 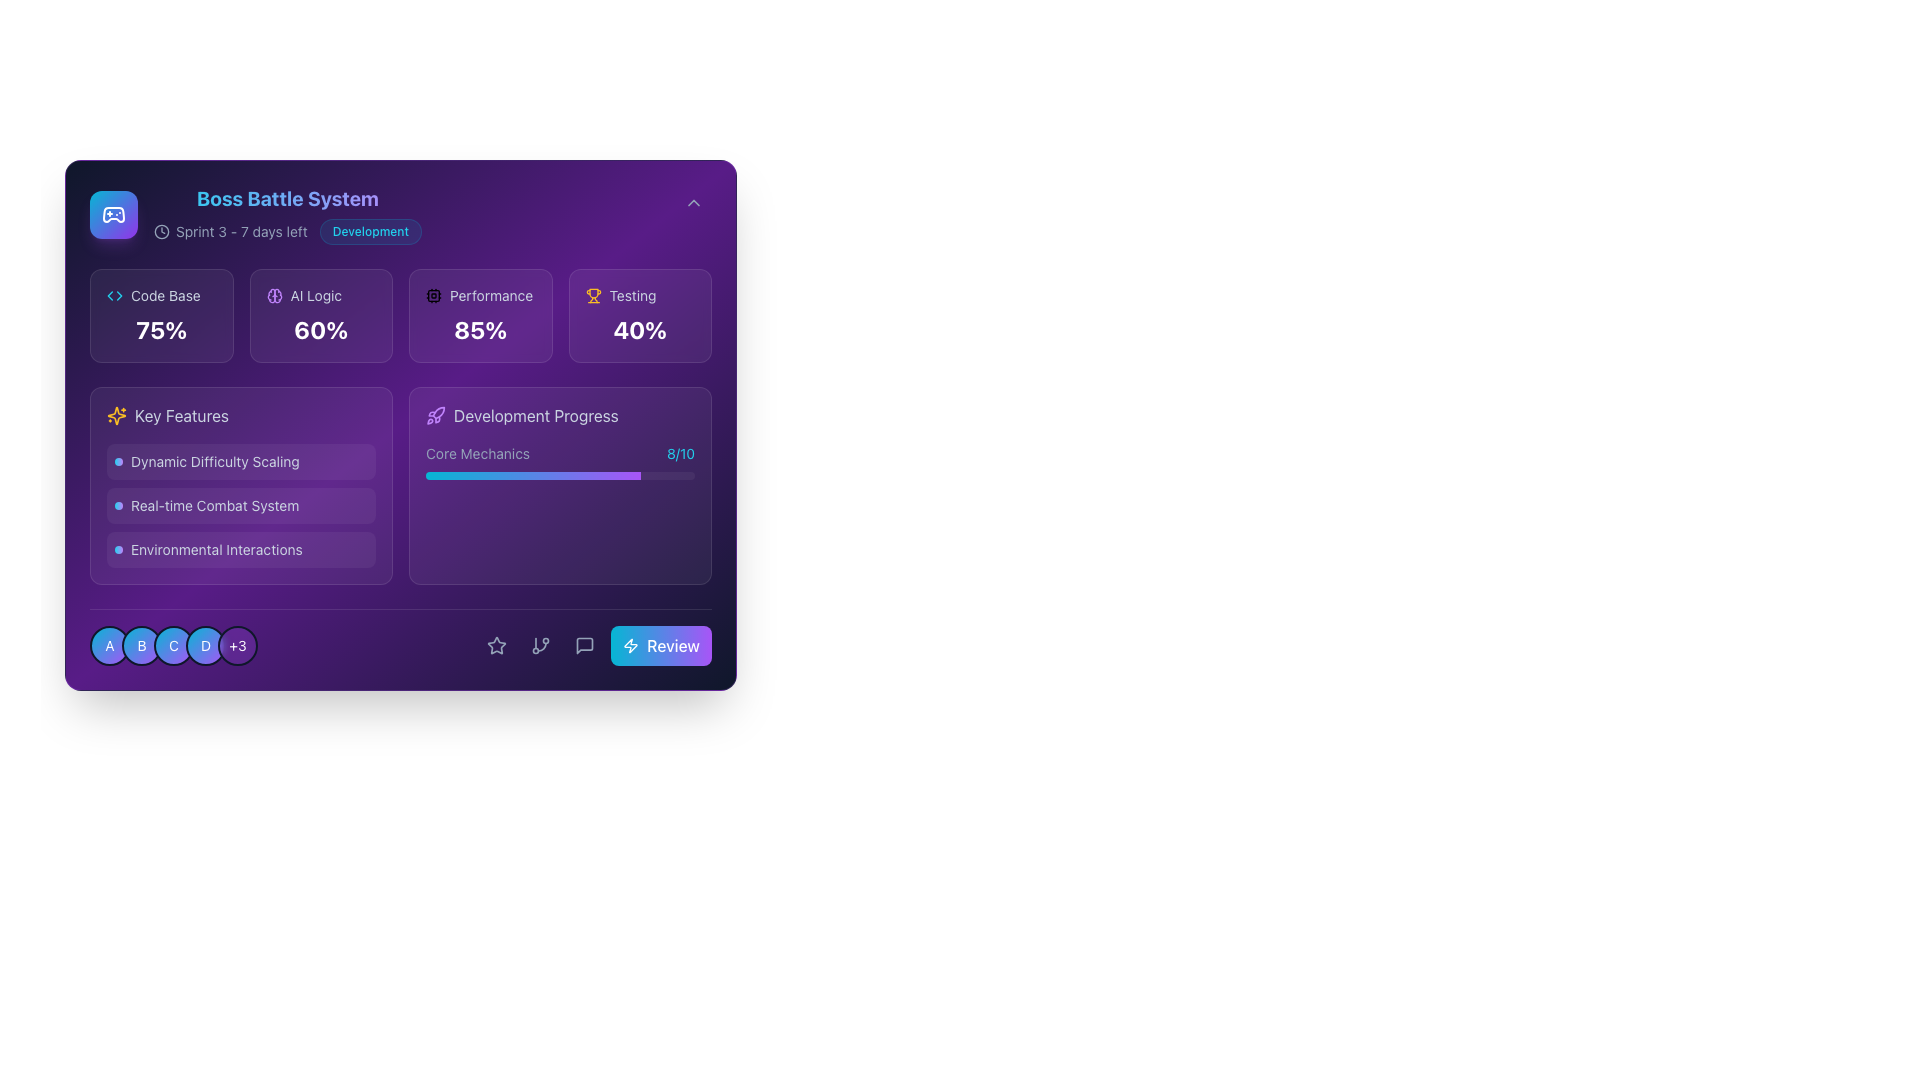 I want to click on the chat bubble icon located near the bottom-right section of the interface, so click(x=584, y=645).